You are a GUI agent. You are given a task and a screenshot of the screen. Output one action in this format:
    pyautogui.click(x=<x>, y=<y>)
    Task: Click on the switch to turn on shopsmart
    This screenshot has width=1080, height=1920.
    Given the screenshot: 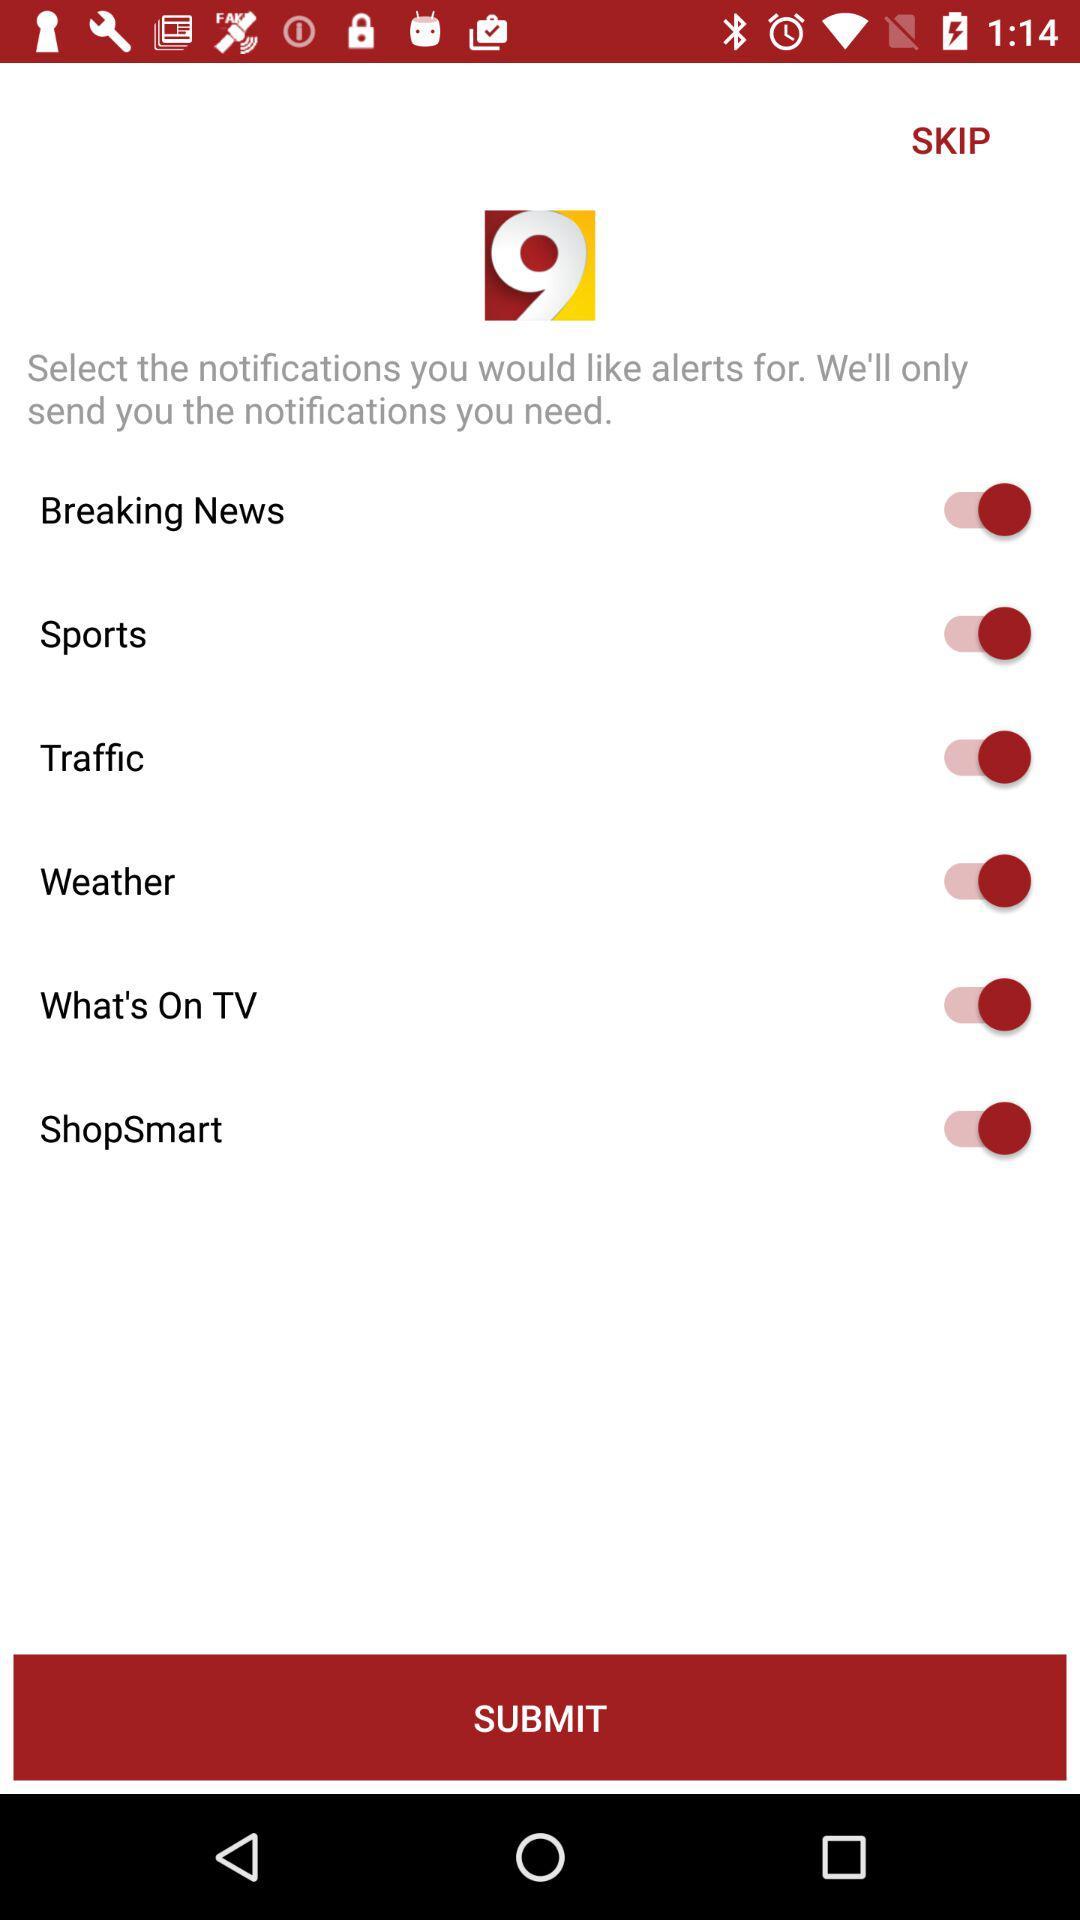 What is the action you would take?
    pyautogui.click(x=977, y=1128)
    